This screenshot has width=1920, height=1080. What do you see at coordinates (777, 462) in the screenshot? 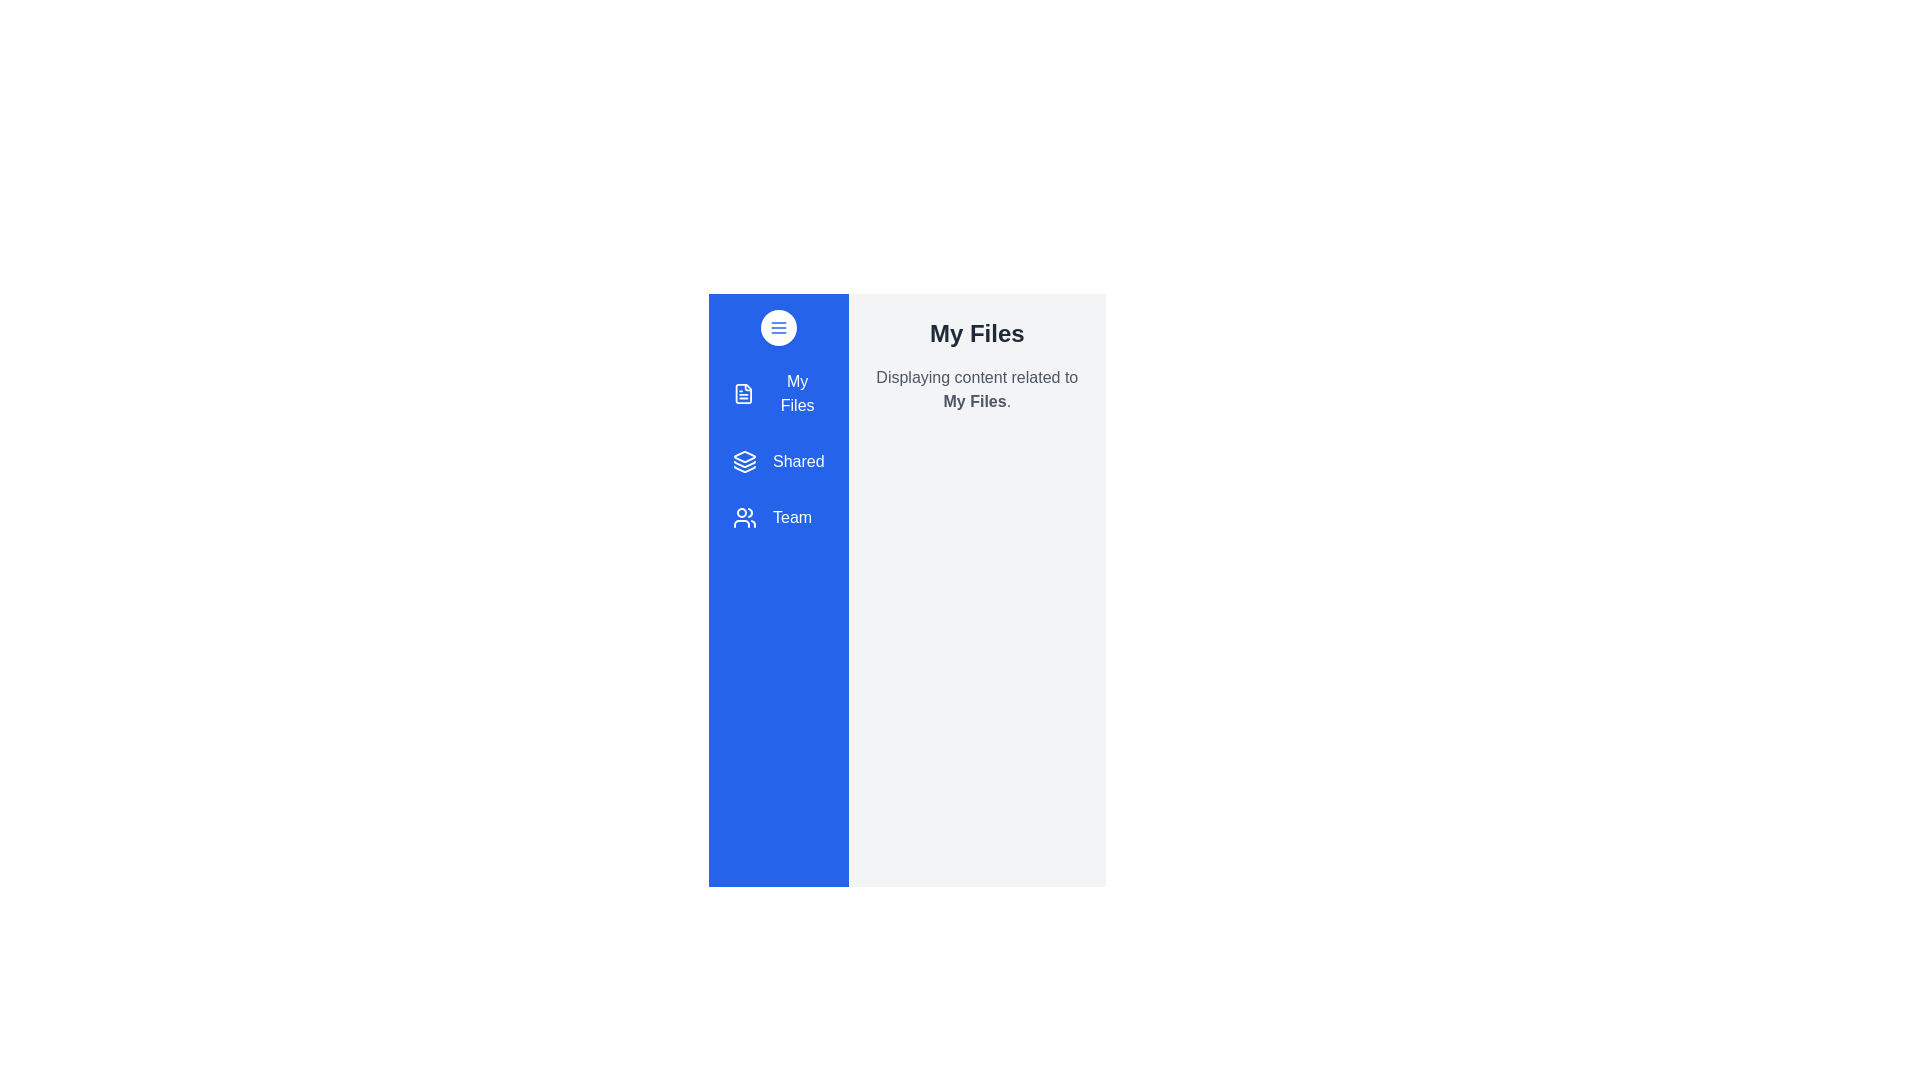
I see `the section Shared from the drawer menu` at bounding box center [777, 462].